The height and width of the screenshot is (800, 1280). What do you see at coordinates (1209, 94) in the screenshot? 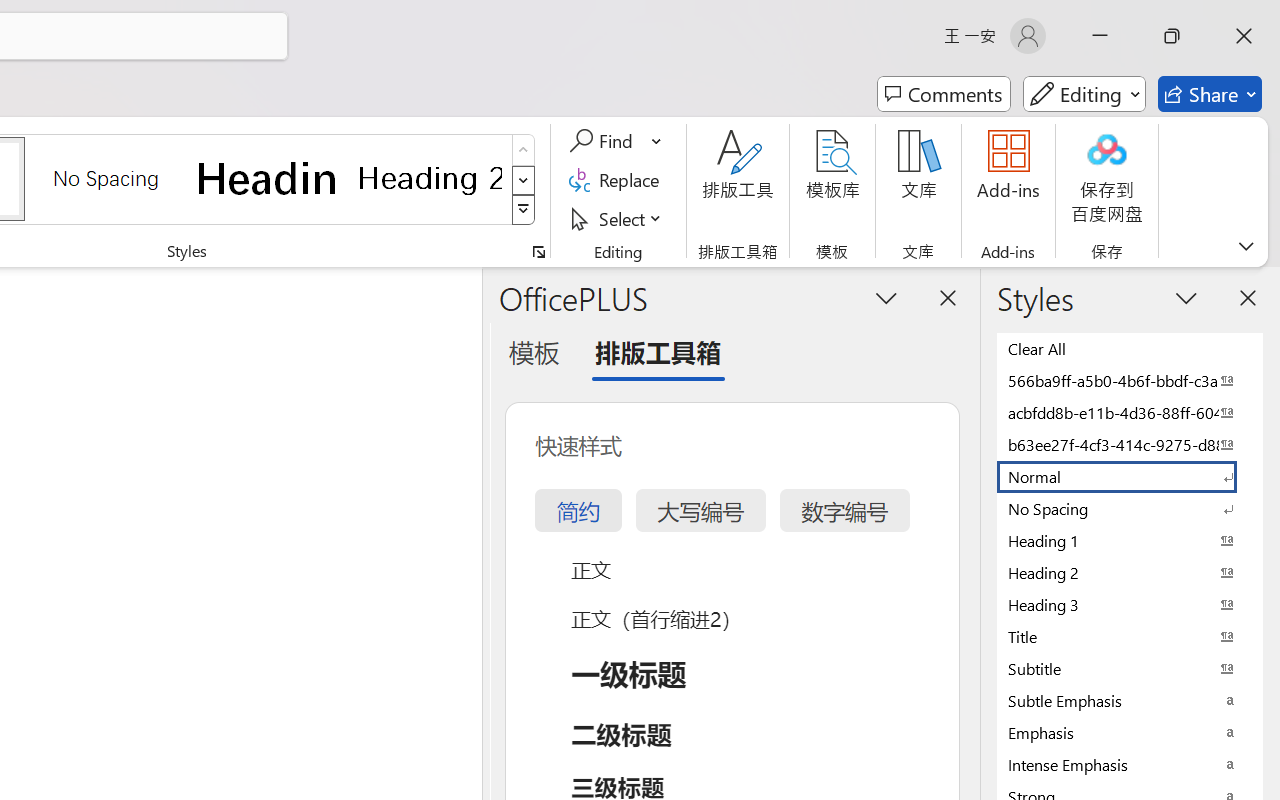
I see `'Share'` at bounding box center [1209, 94].